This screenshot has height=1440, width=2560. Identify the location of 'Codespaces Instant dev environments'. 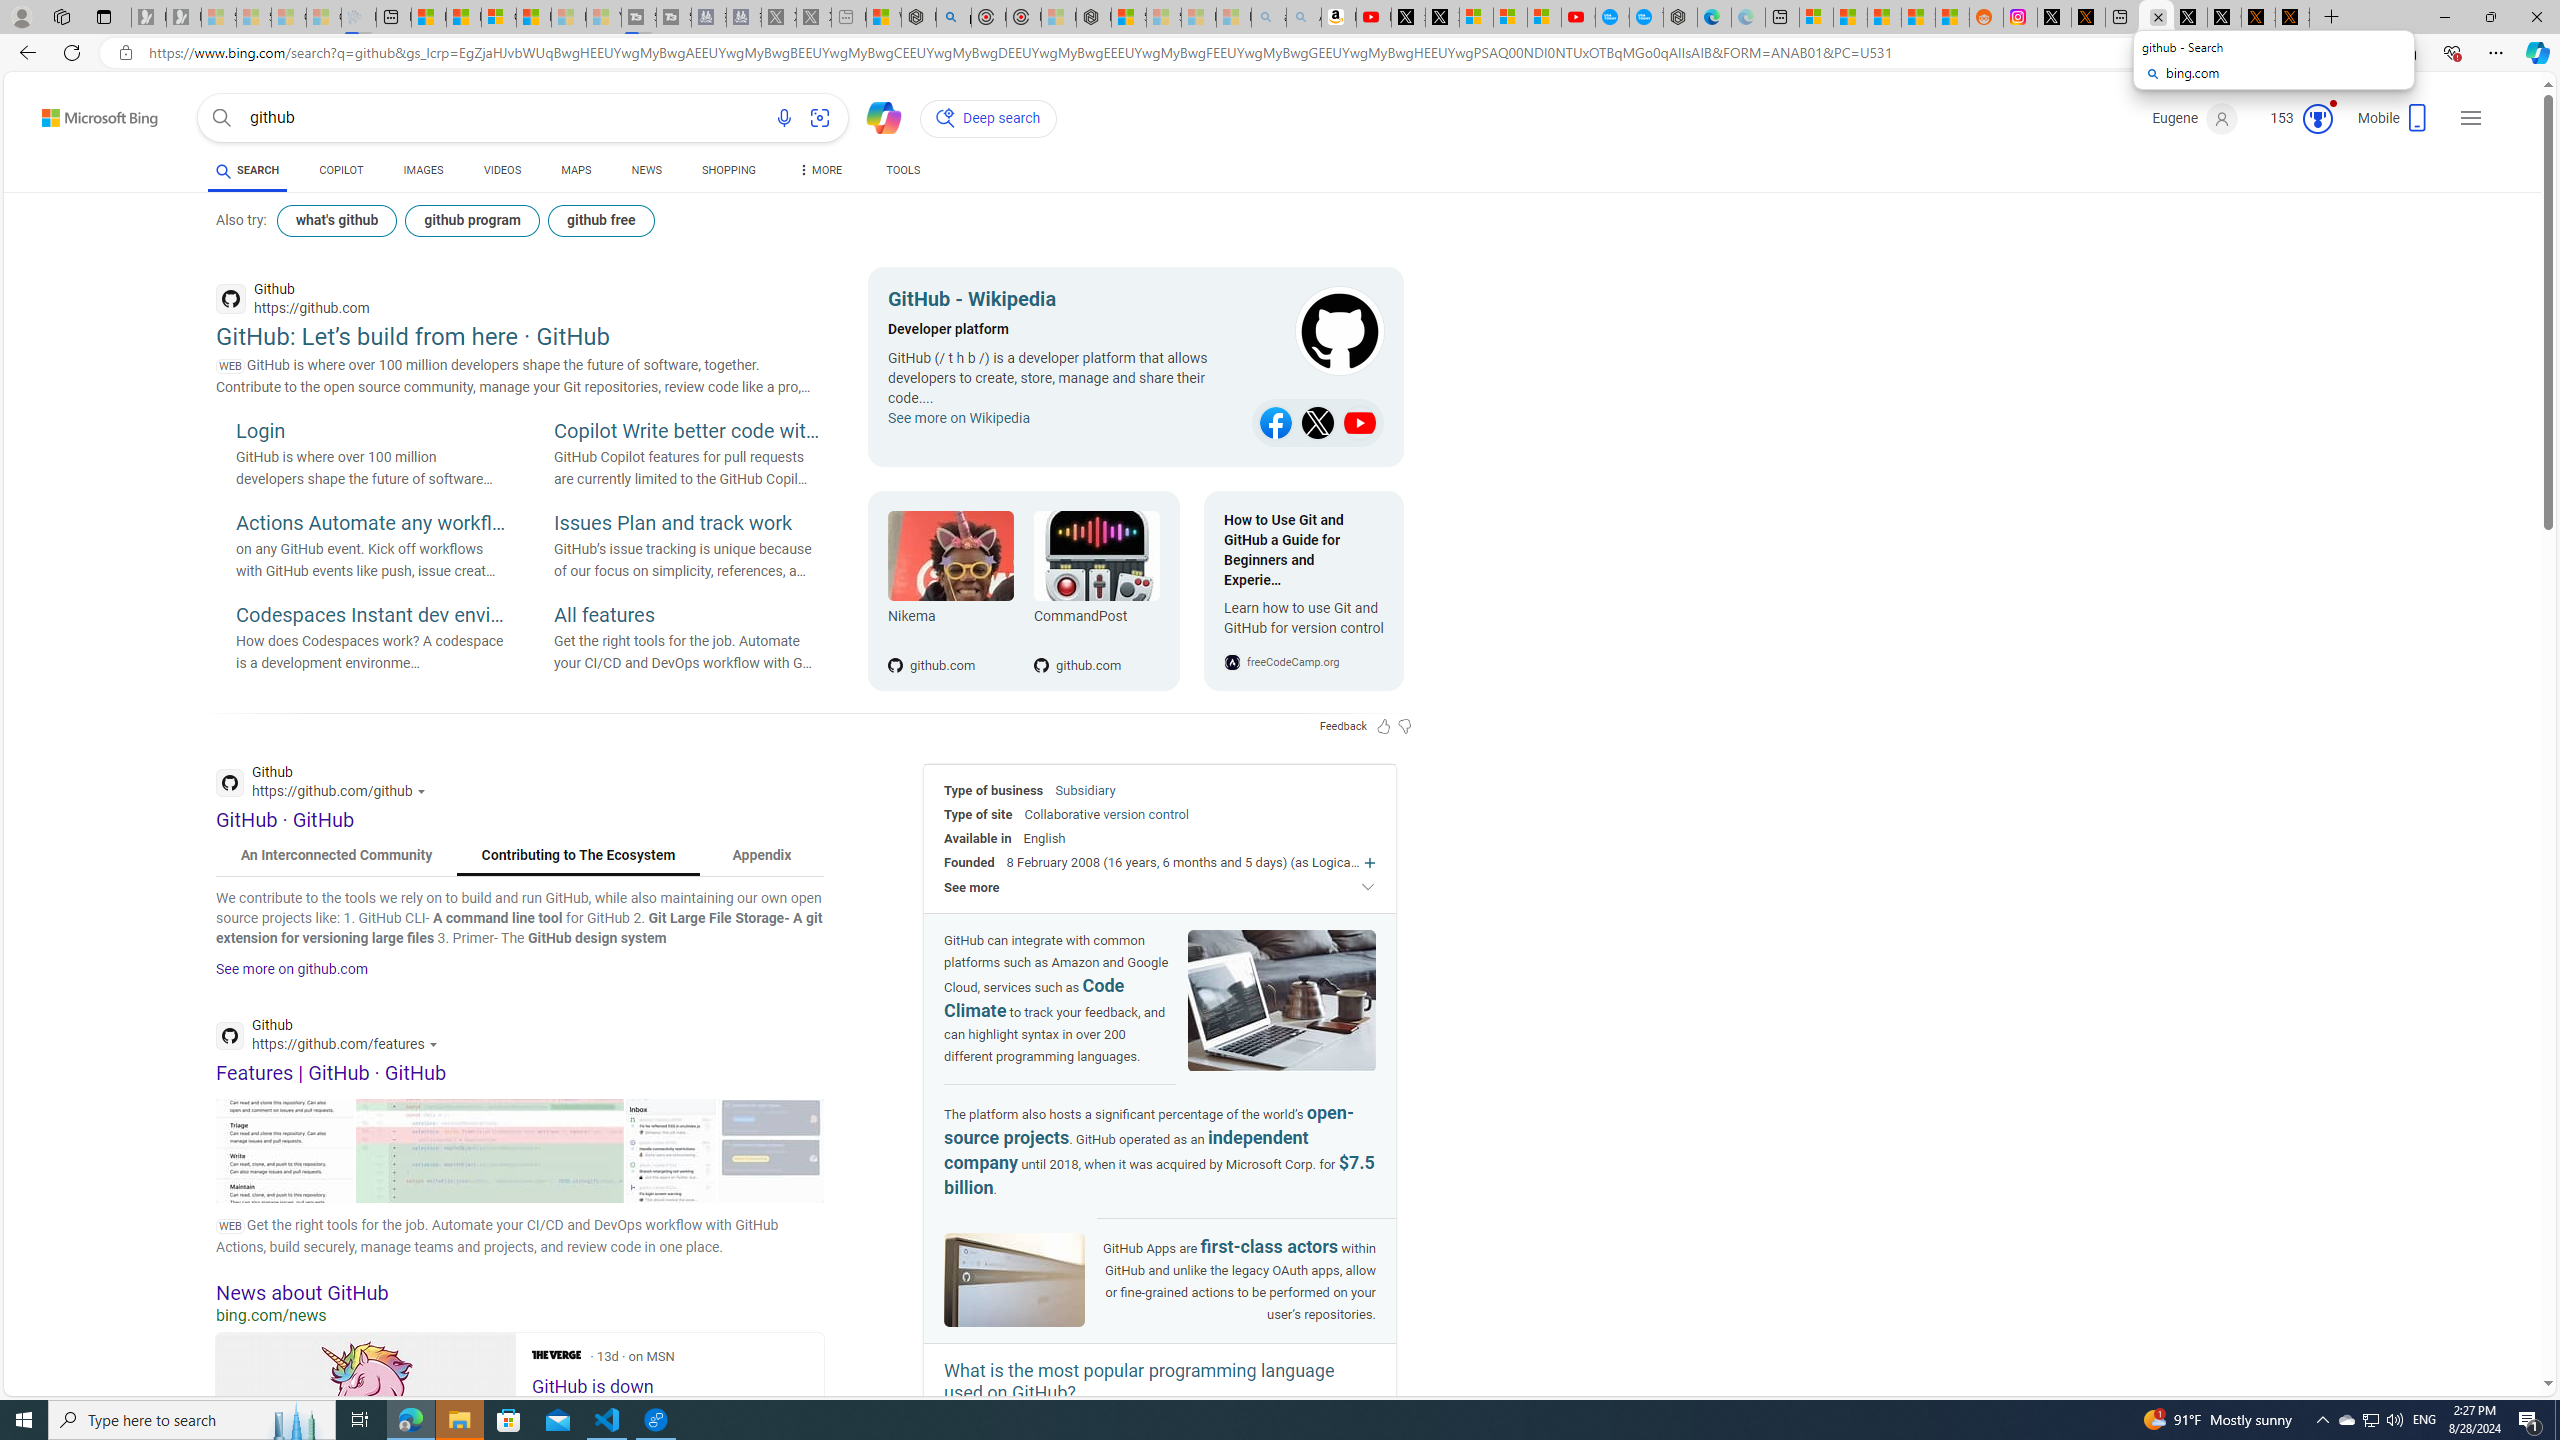
(370, 616).